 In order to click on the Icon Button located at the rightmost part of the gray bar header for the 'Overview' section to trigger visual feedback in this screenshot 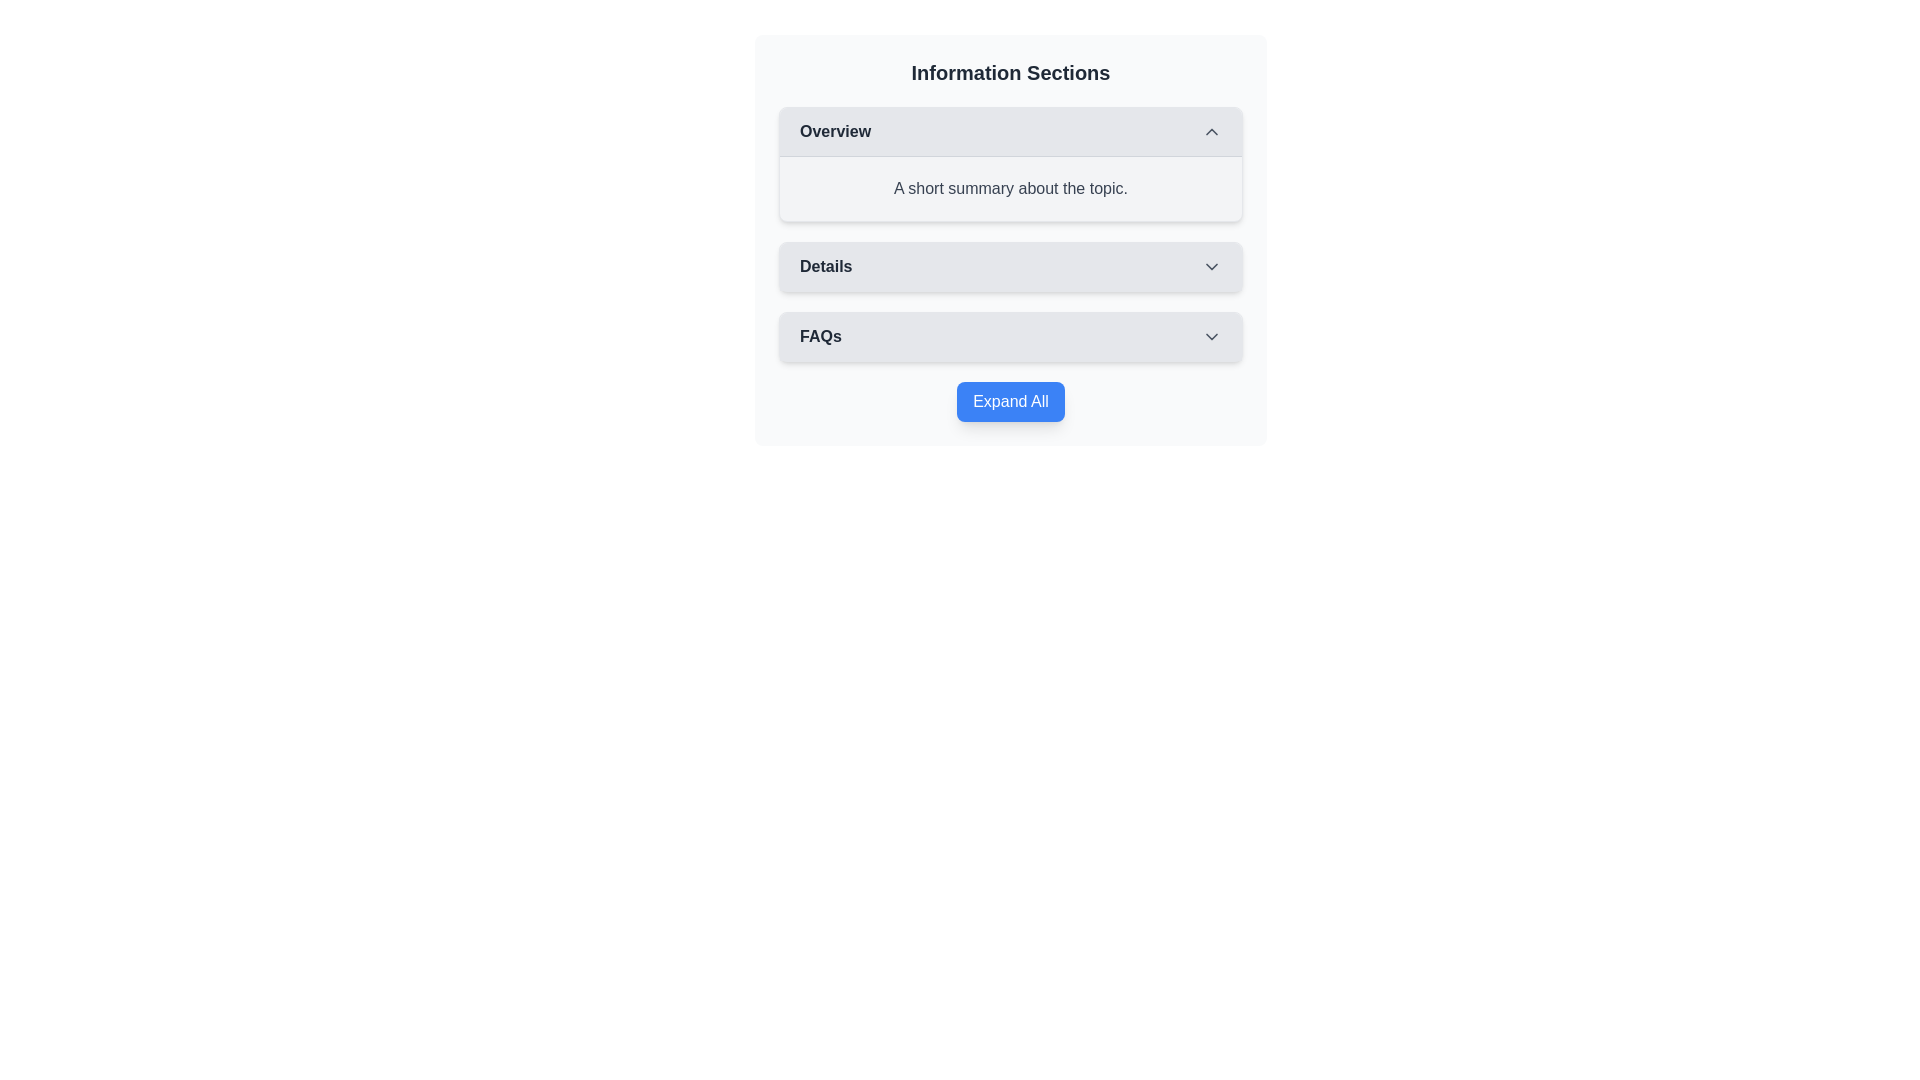, I will do `click(1210, 131)`.